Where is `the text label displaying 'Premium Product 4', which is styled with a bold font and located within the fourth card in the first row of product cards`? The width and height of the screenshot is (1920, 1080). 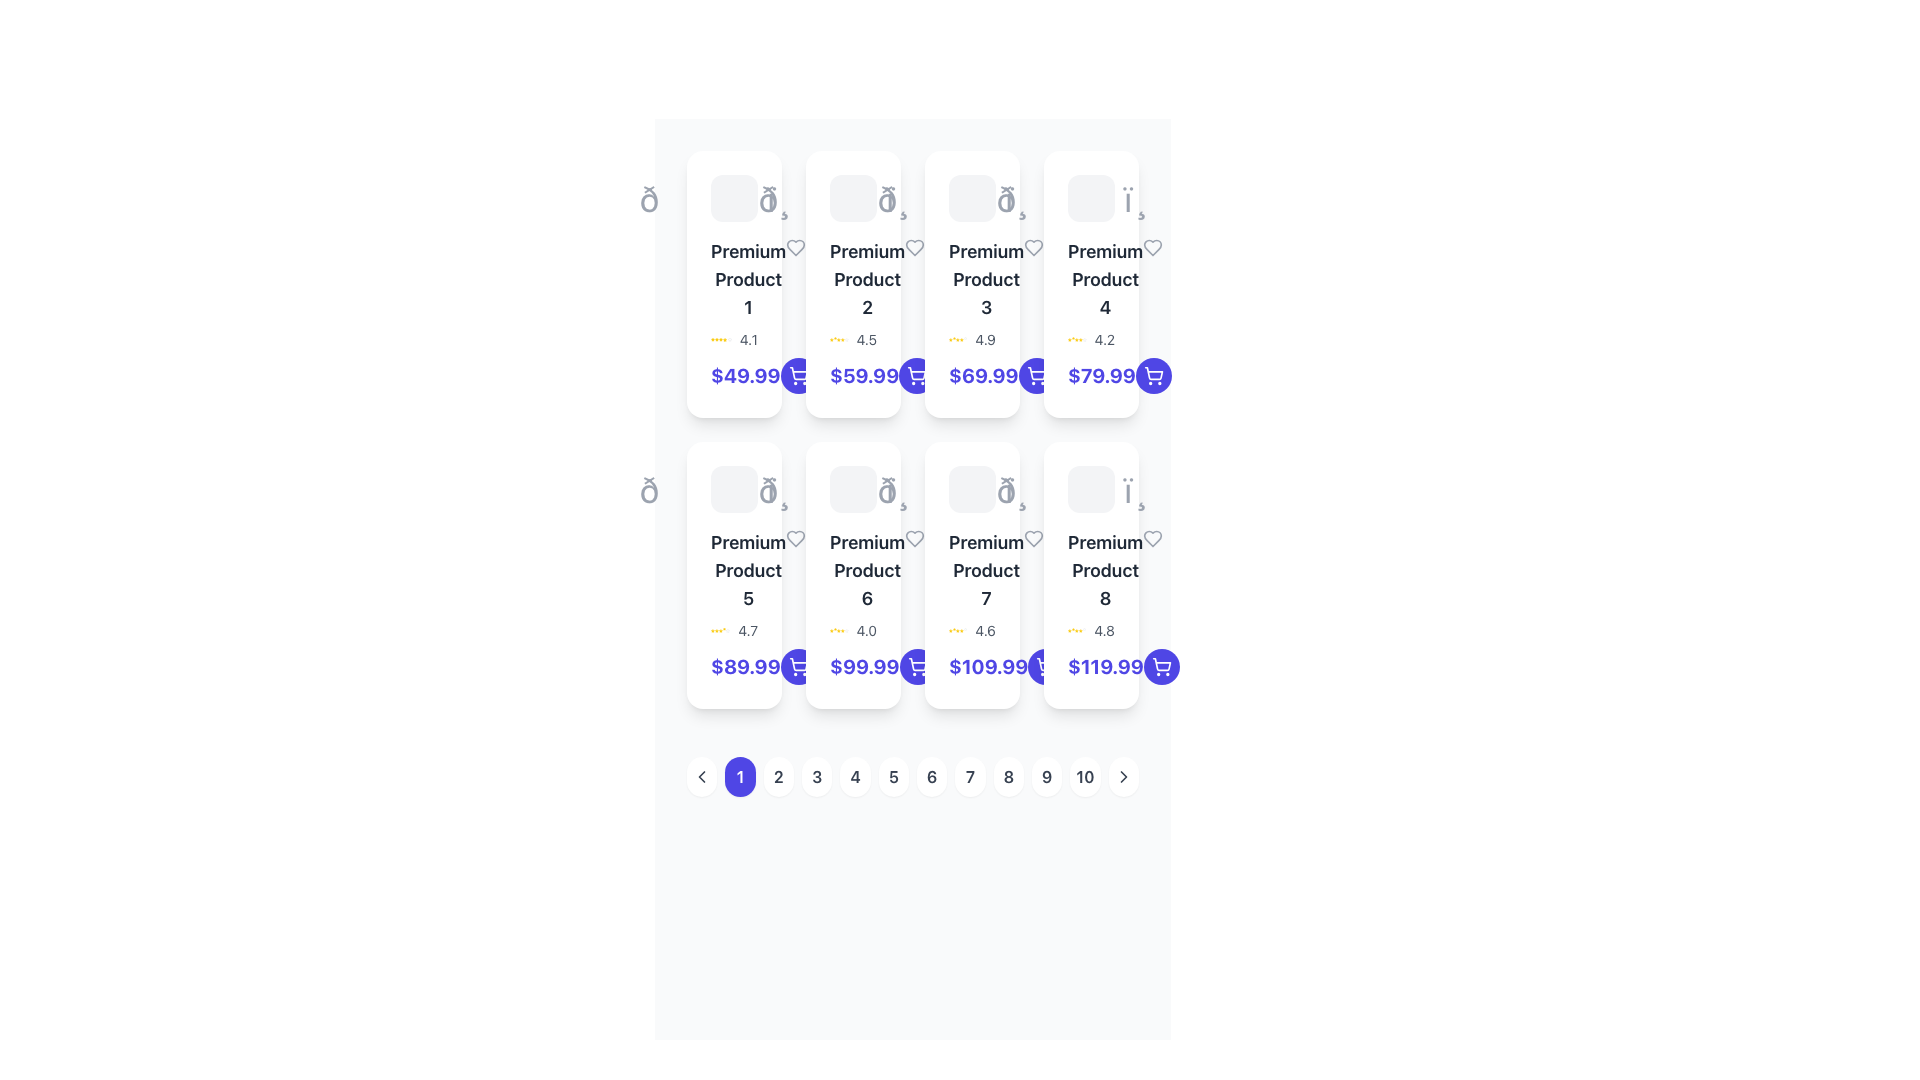
the text label displaying 'Premium Product 4', which is styled with a bold font and located within the fourth card in the first row of product cards is located at coordinates (1090, 280).